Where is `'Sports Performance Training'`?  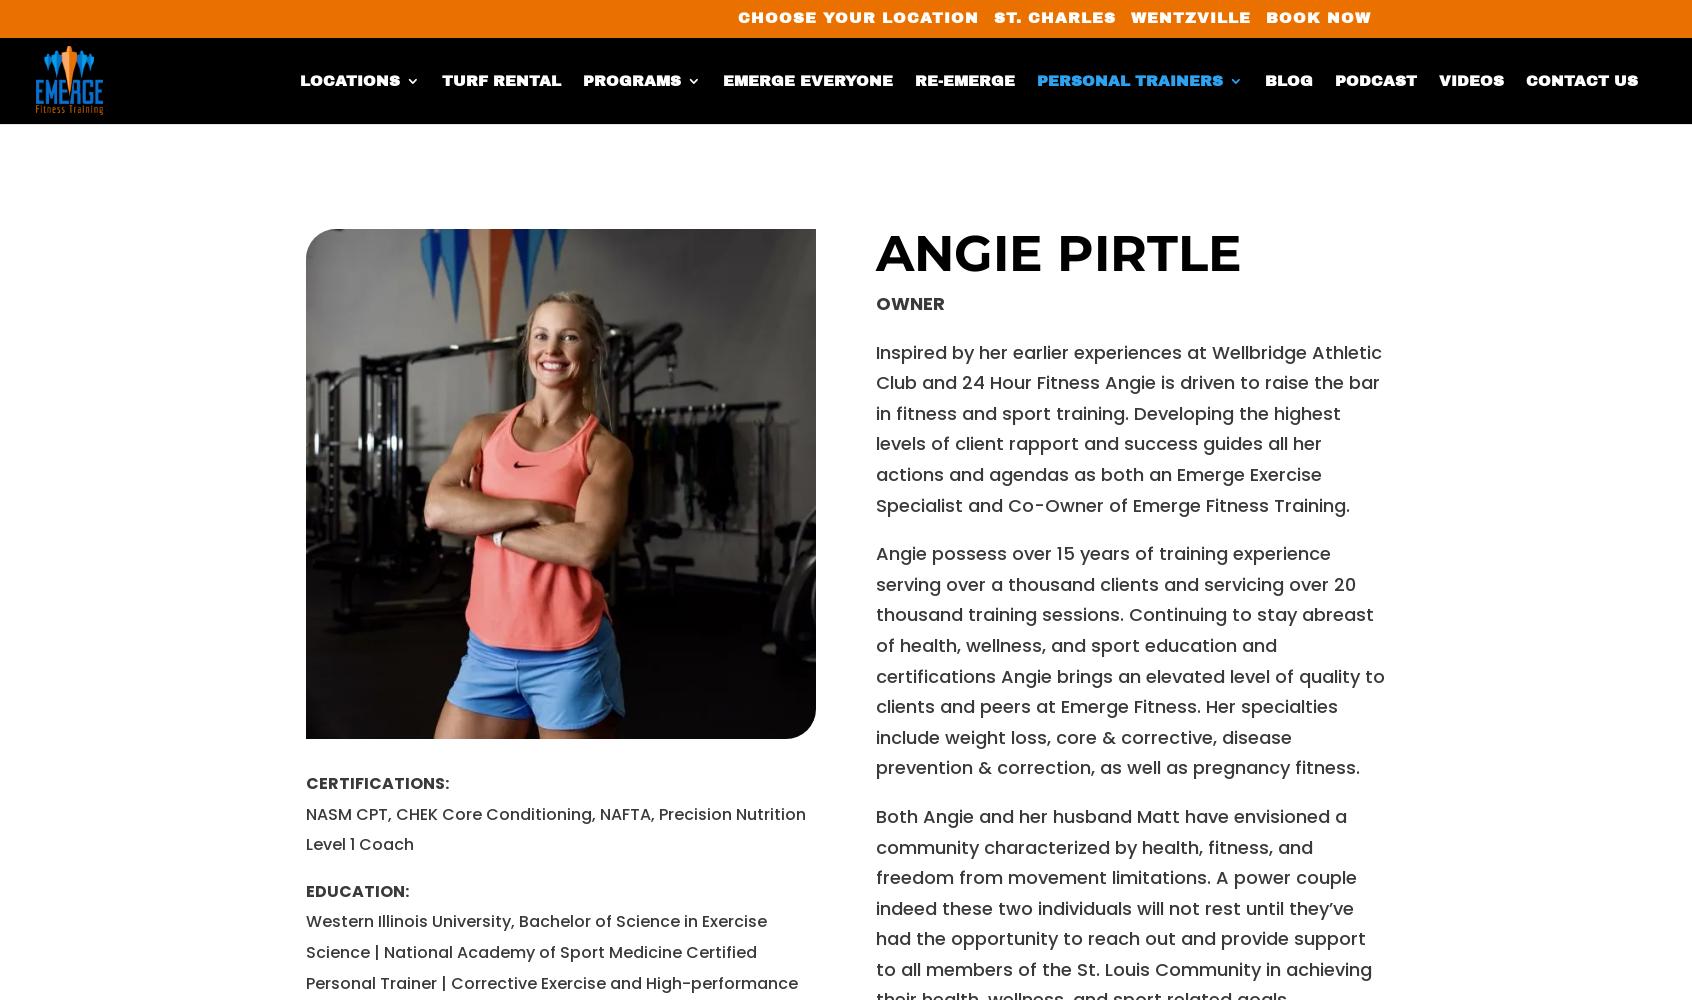 'Sports Performance Training' is located at coordinates (621, 382).